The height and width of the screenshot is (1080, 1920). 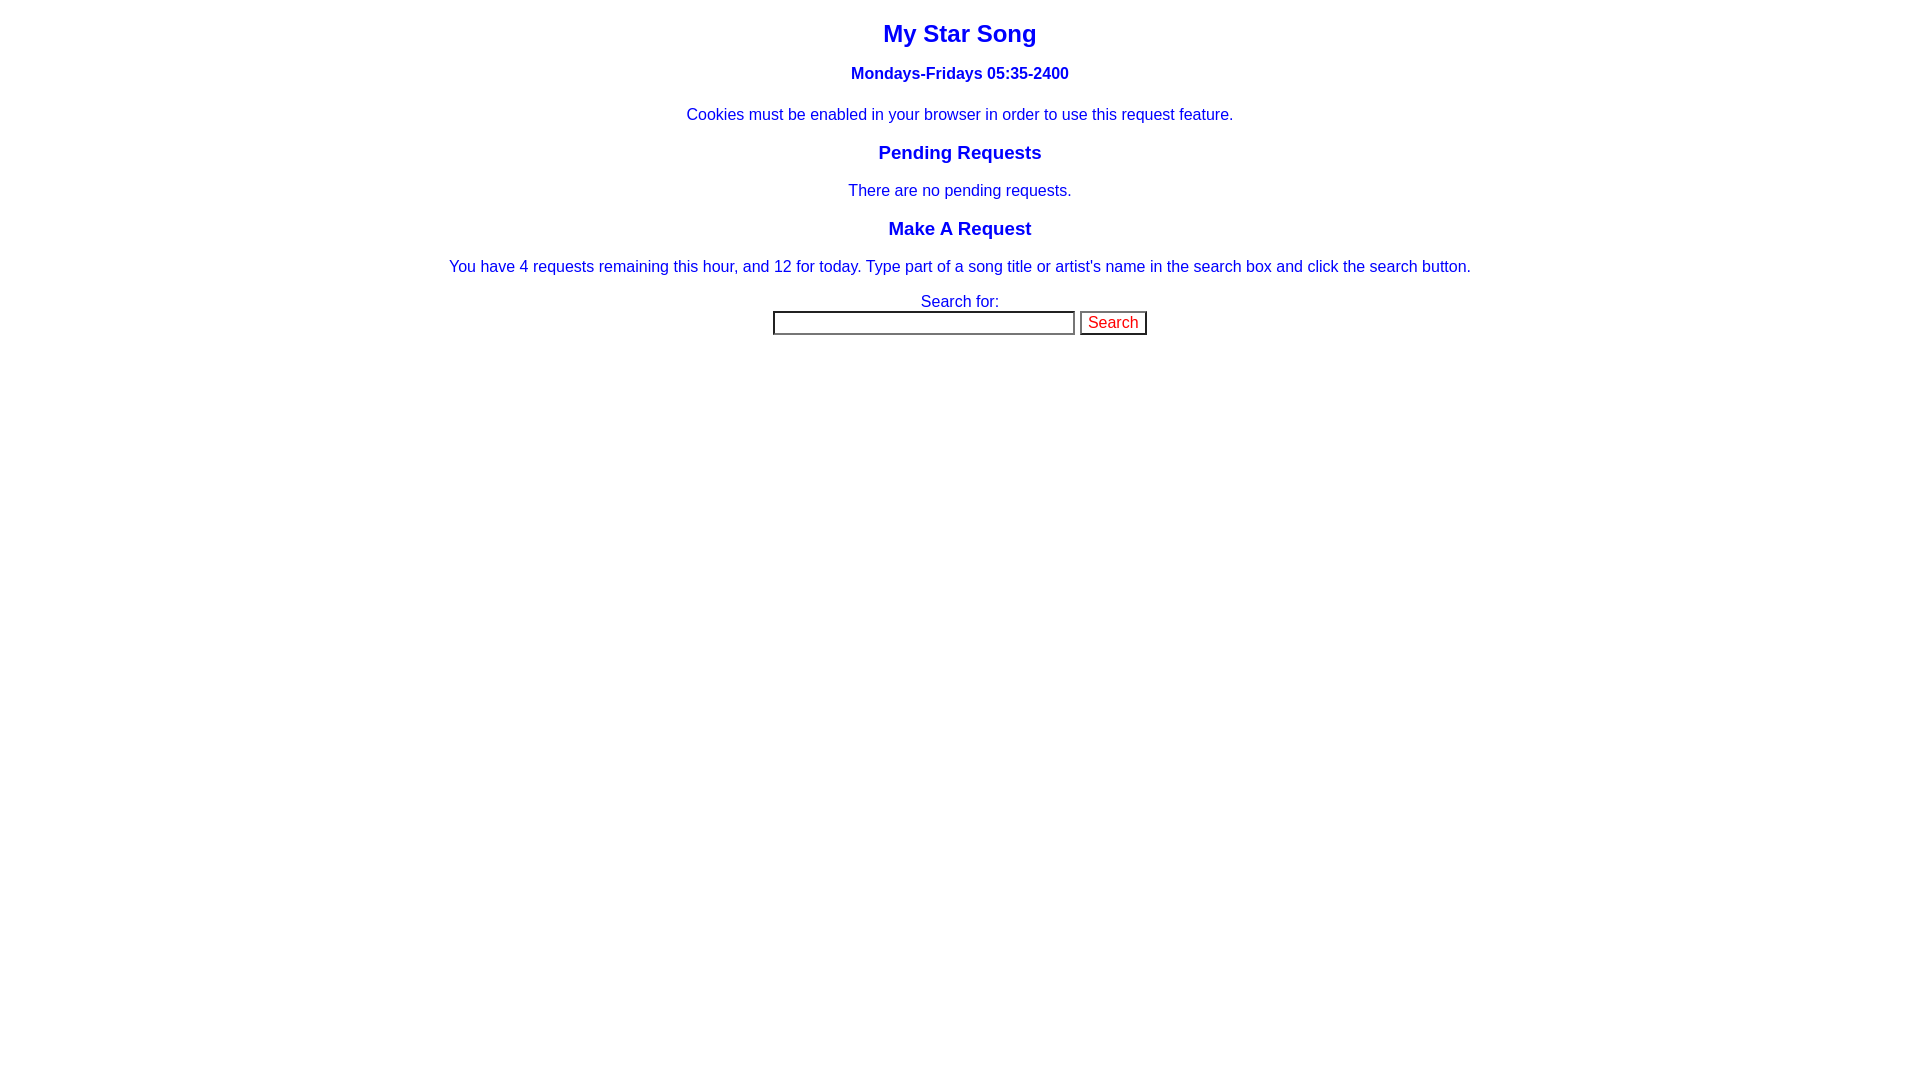 I want to click on 'Search', so click(x=1112, y=322).